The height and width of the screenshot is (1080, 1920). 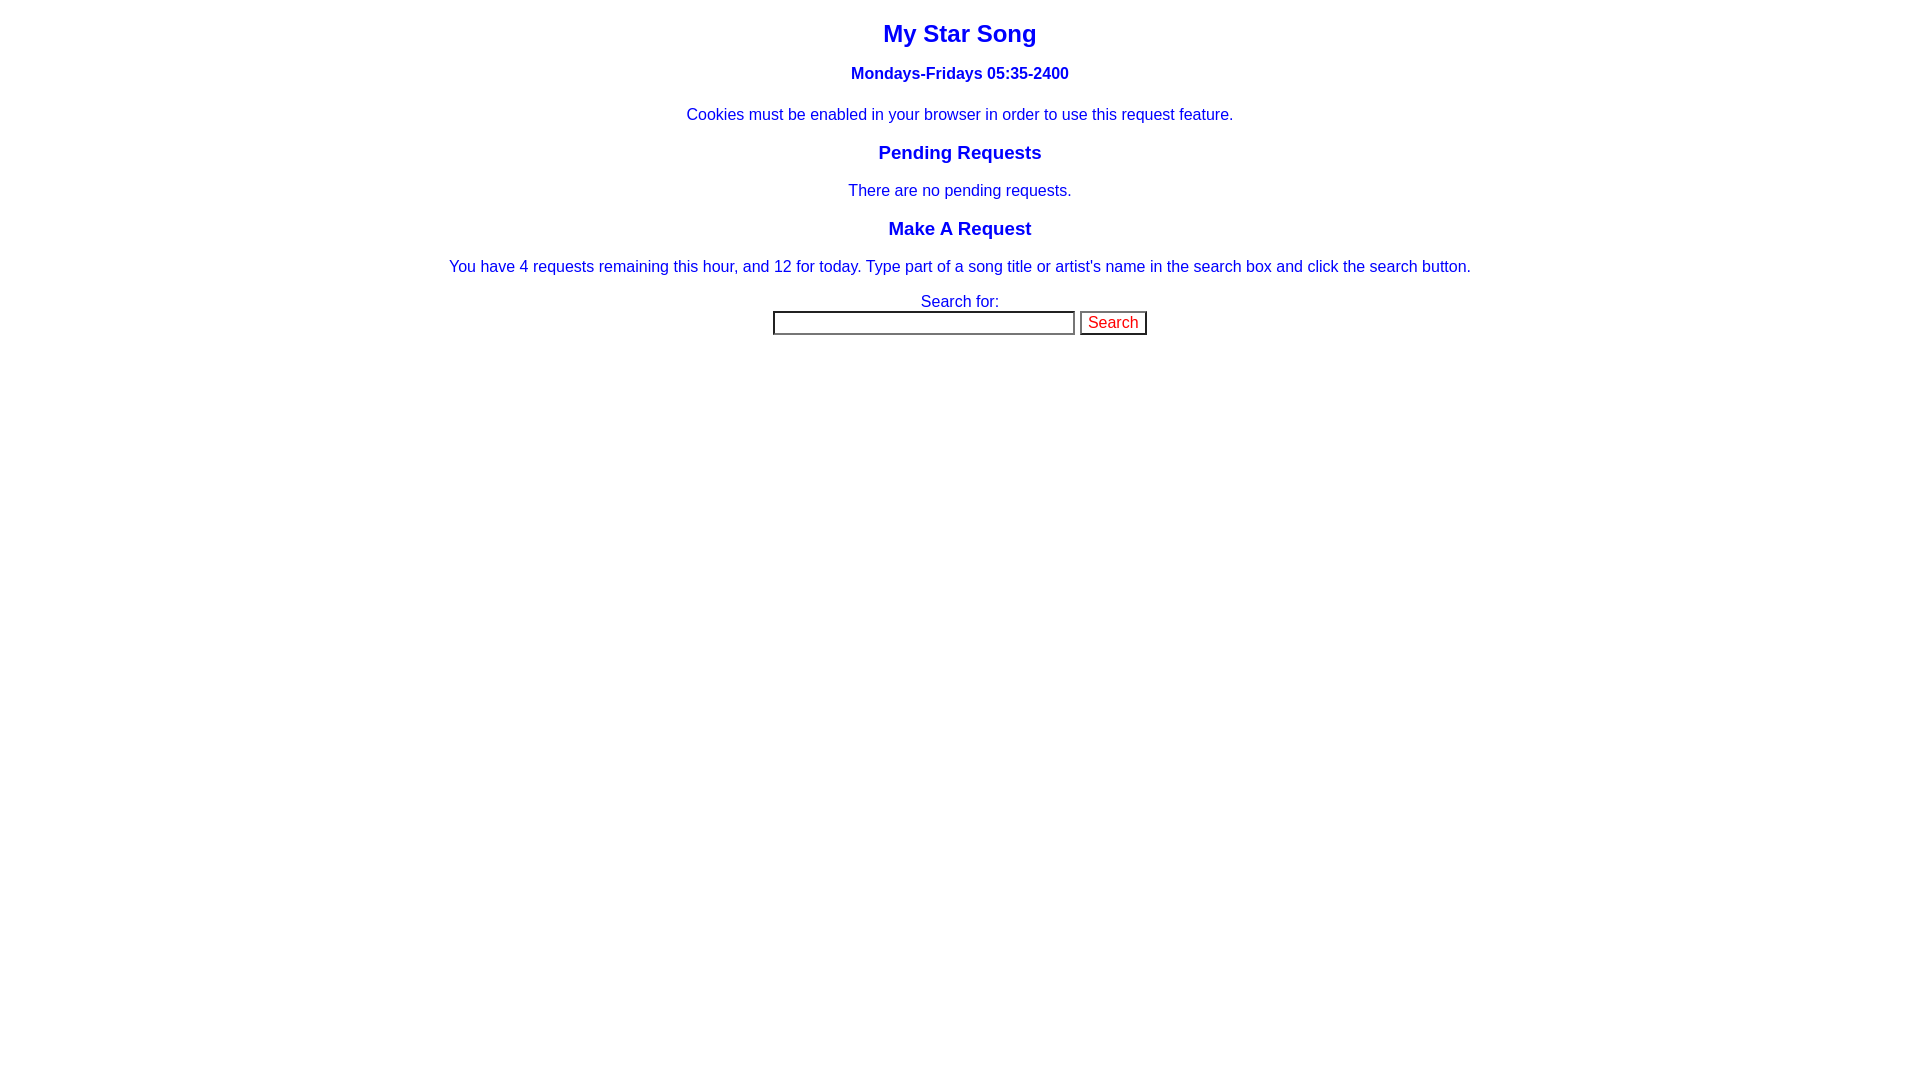 I want to click on 'Search', so click(x=1112, y=322).